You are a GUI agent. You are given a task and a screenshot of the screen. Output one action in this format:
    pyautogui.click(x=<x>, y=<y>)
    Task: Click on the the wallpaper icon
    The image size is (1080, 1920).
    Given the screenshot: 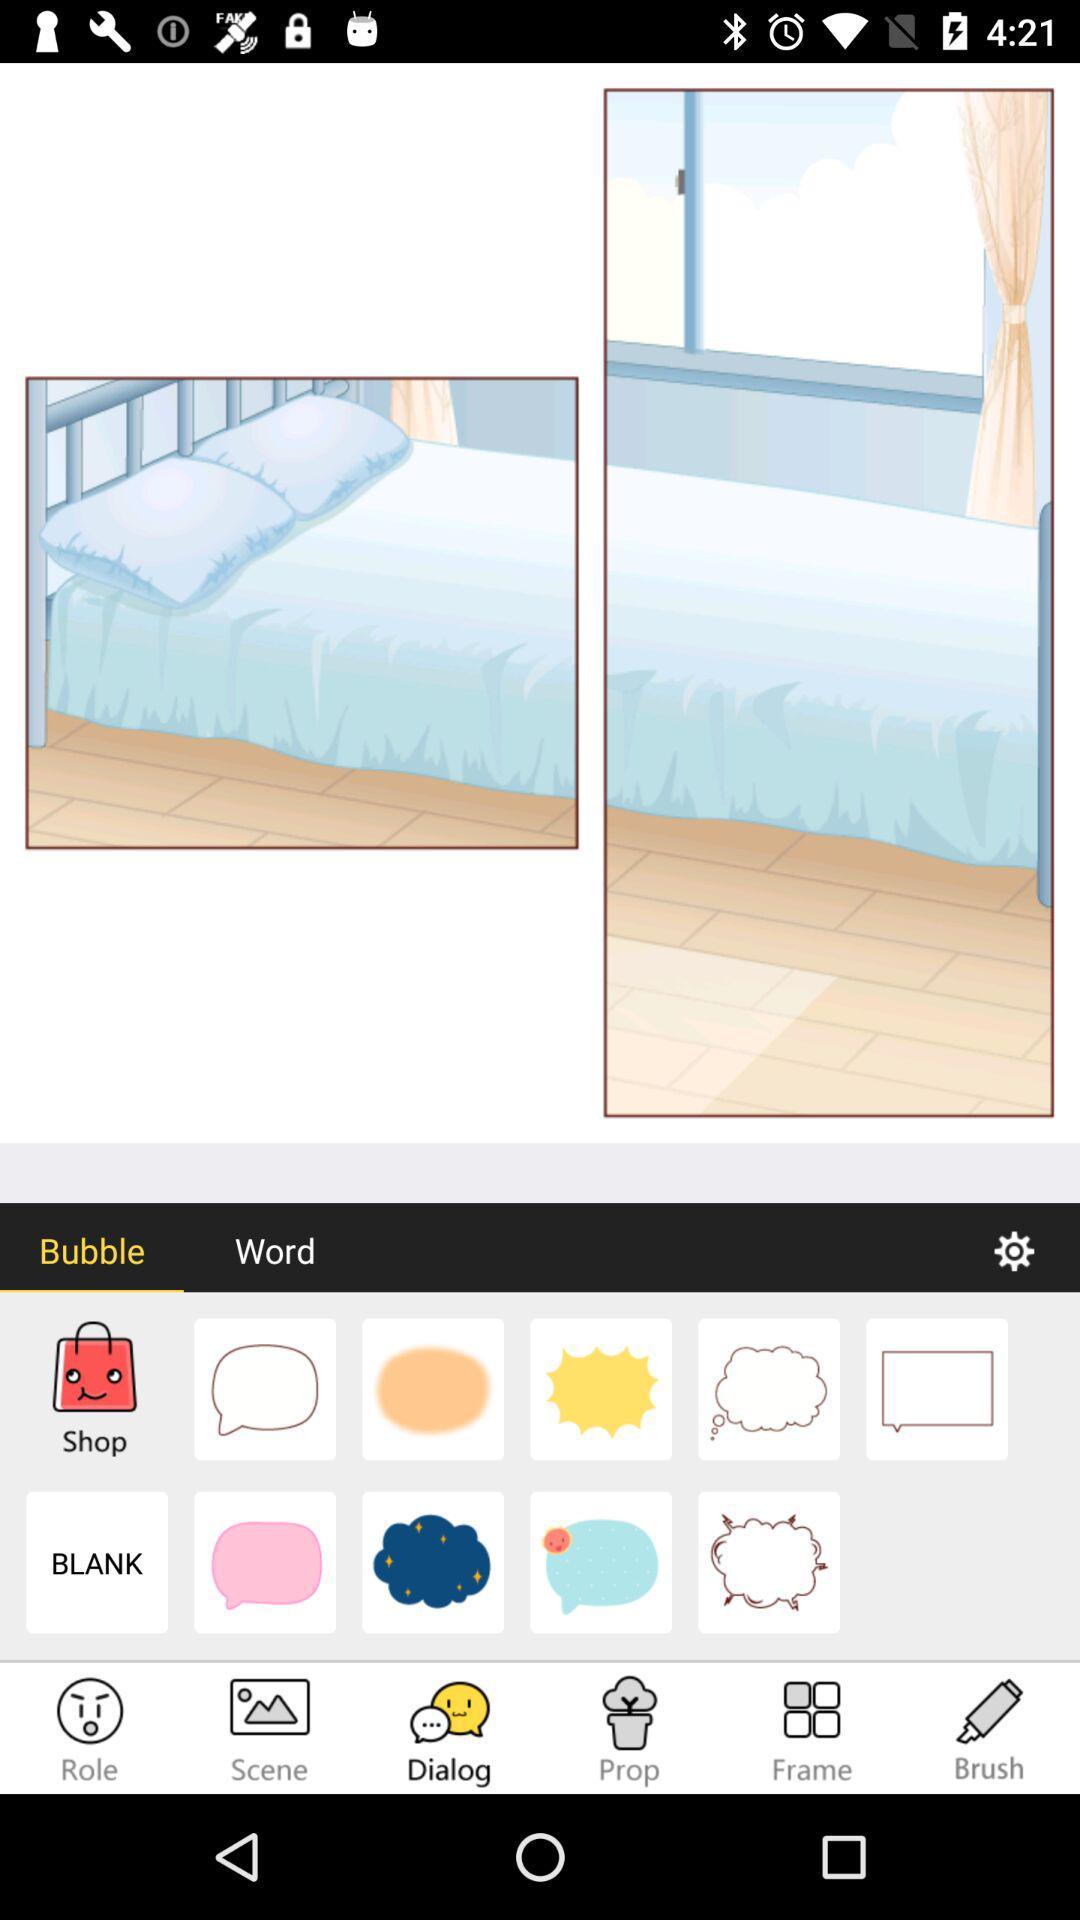 What is the action you would take?
    pyautogui.click(x=270, y=1730)
    